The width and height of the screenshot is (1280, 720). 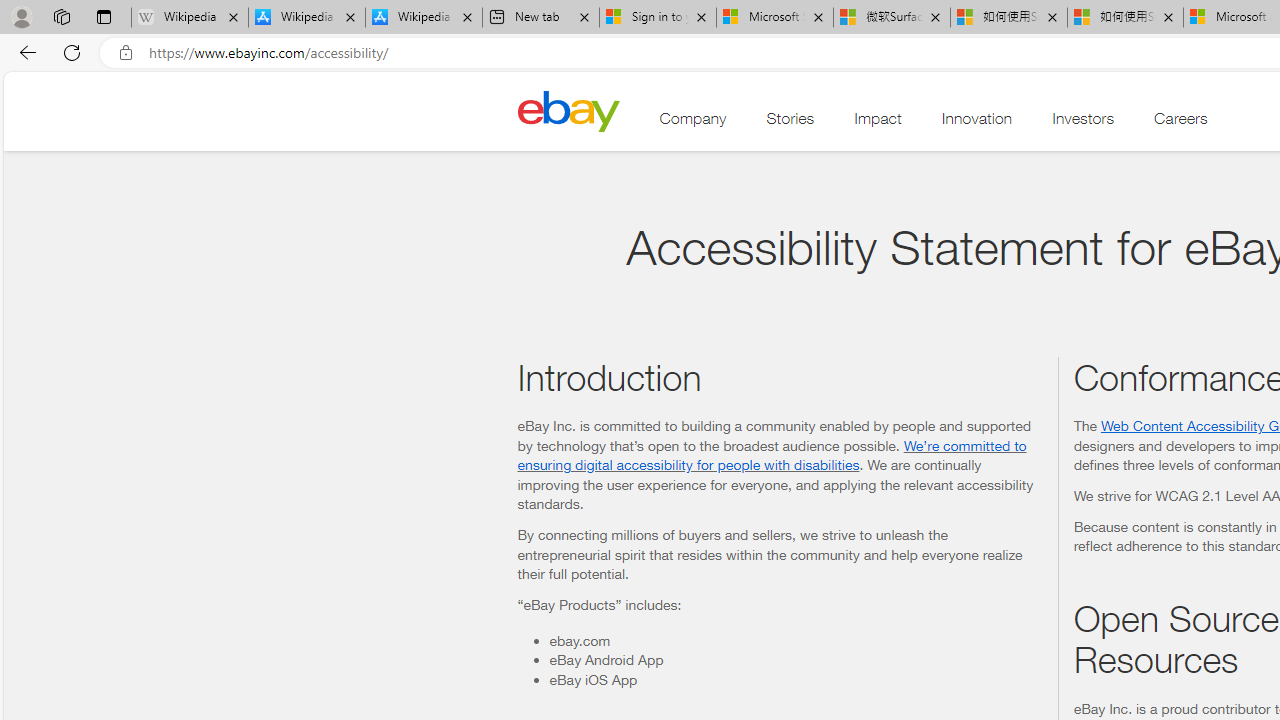 I want to click on 'Investors', so click(x=1082, y=123).